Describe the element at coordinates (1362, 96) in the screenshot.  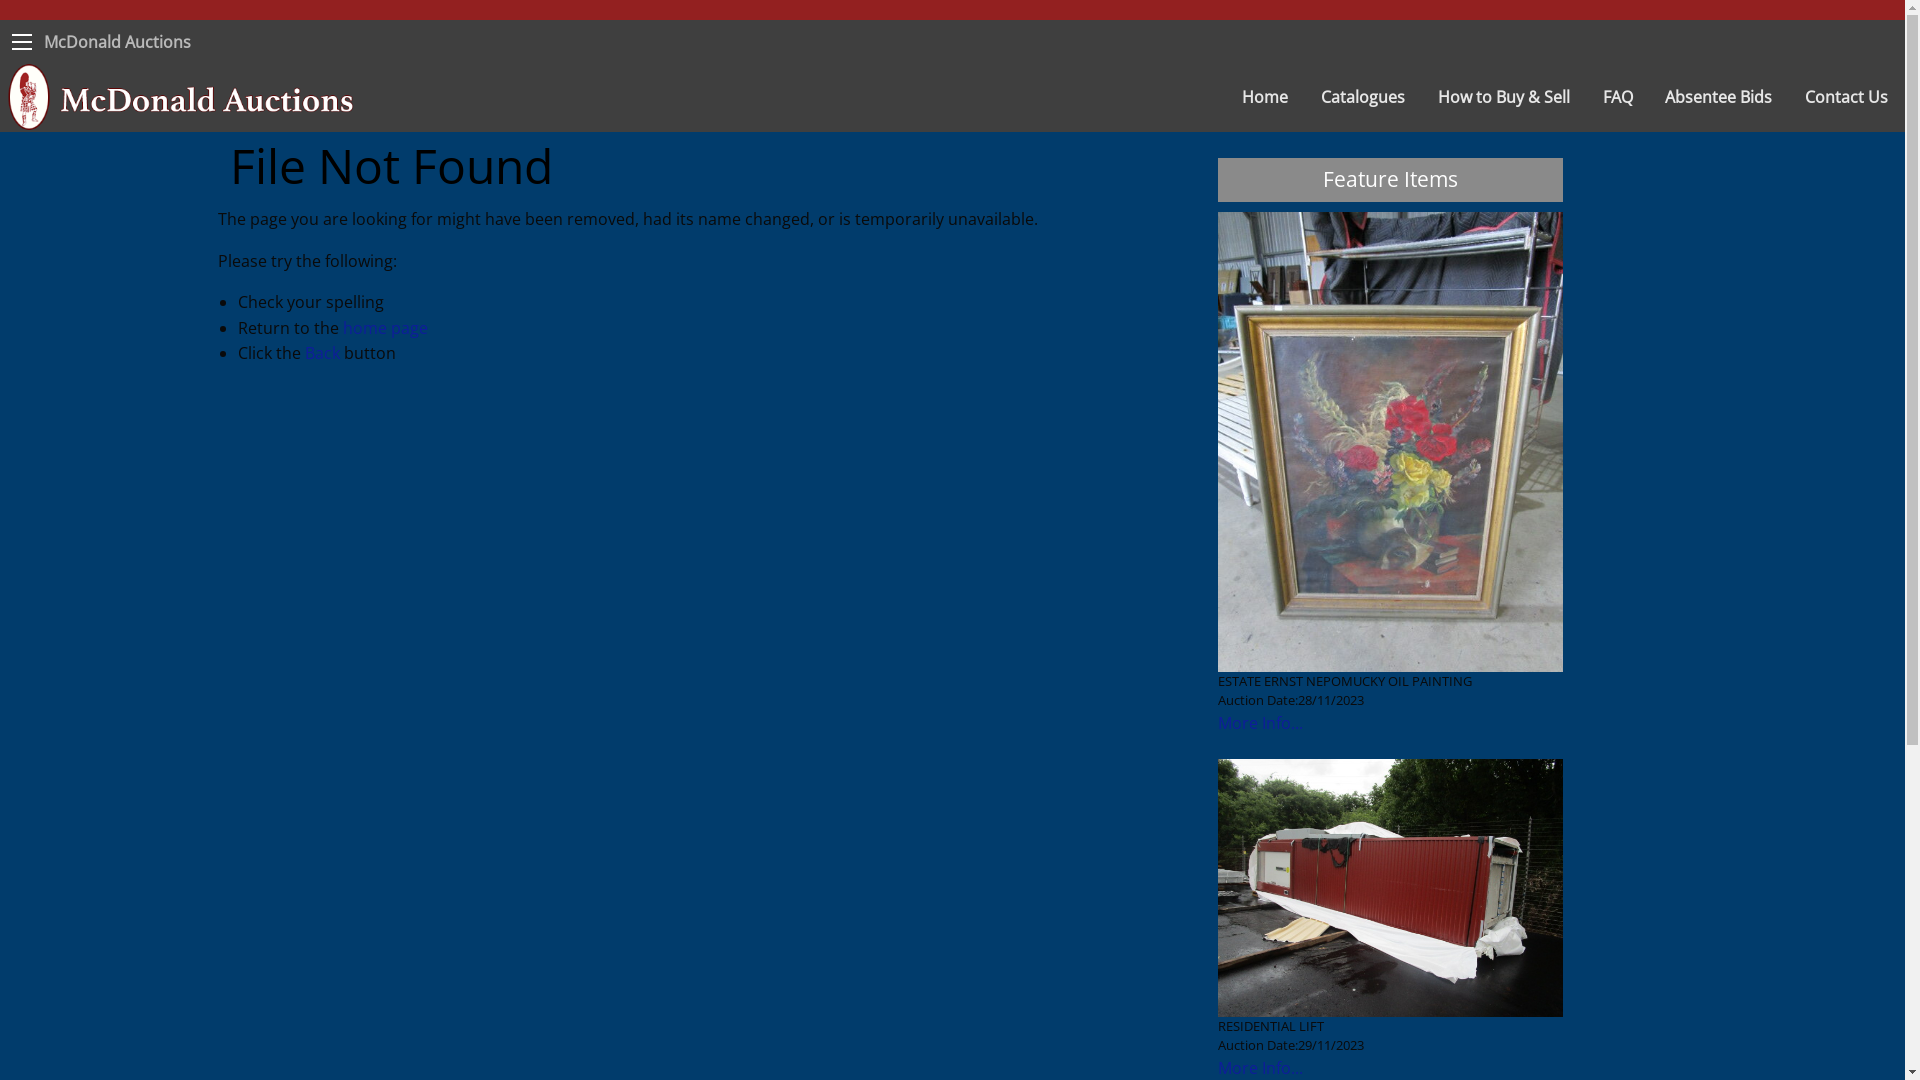
I see `'Catalogues'` at that location.